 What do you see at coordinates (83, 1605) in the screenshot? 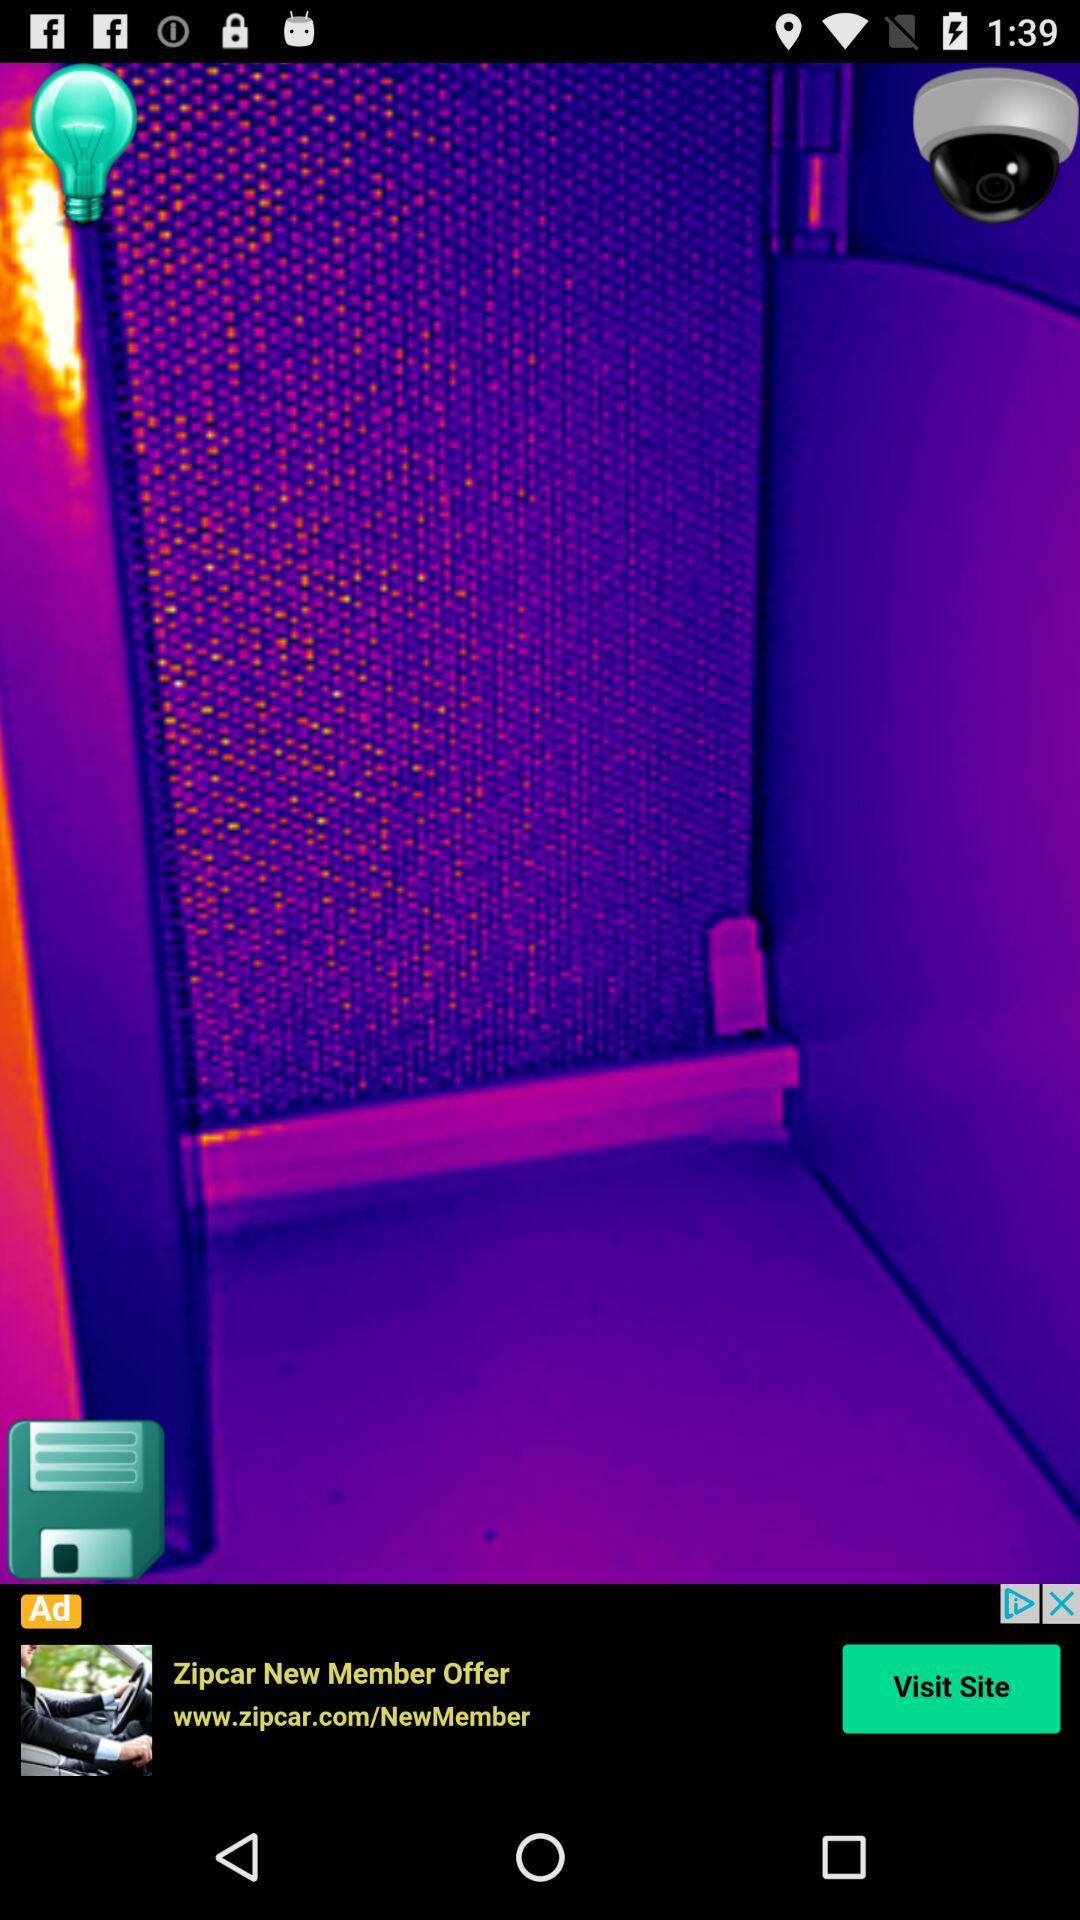
I see `the save icon` at bounding box center [83, 1605].